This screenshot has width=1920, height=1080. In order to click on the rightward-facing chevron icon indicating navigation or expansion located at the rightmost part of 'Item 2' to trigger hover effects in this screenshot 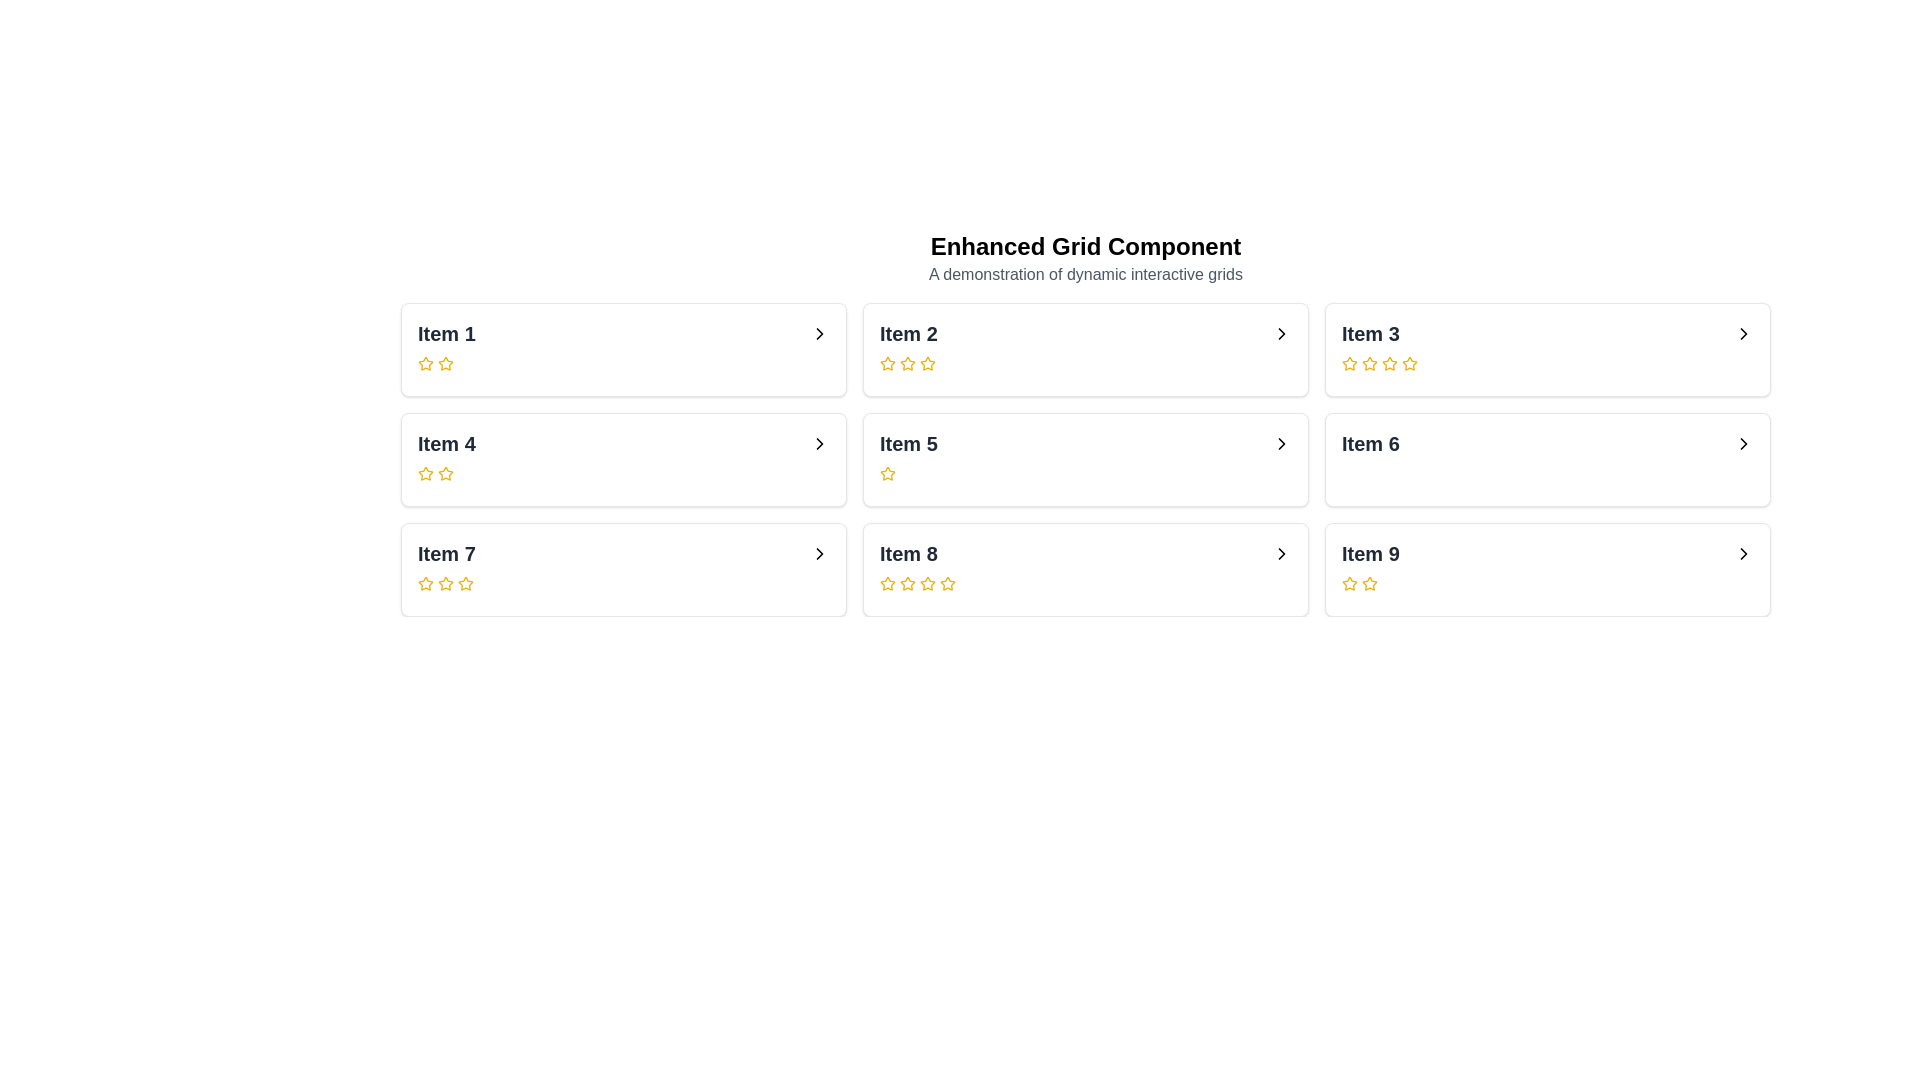, I will do `click(1281, 333)`.